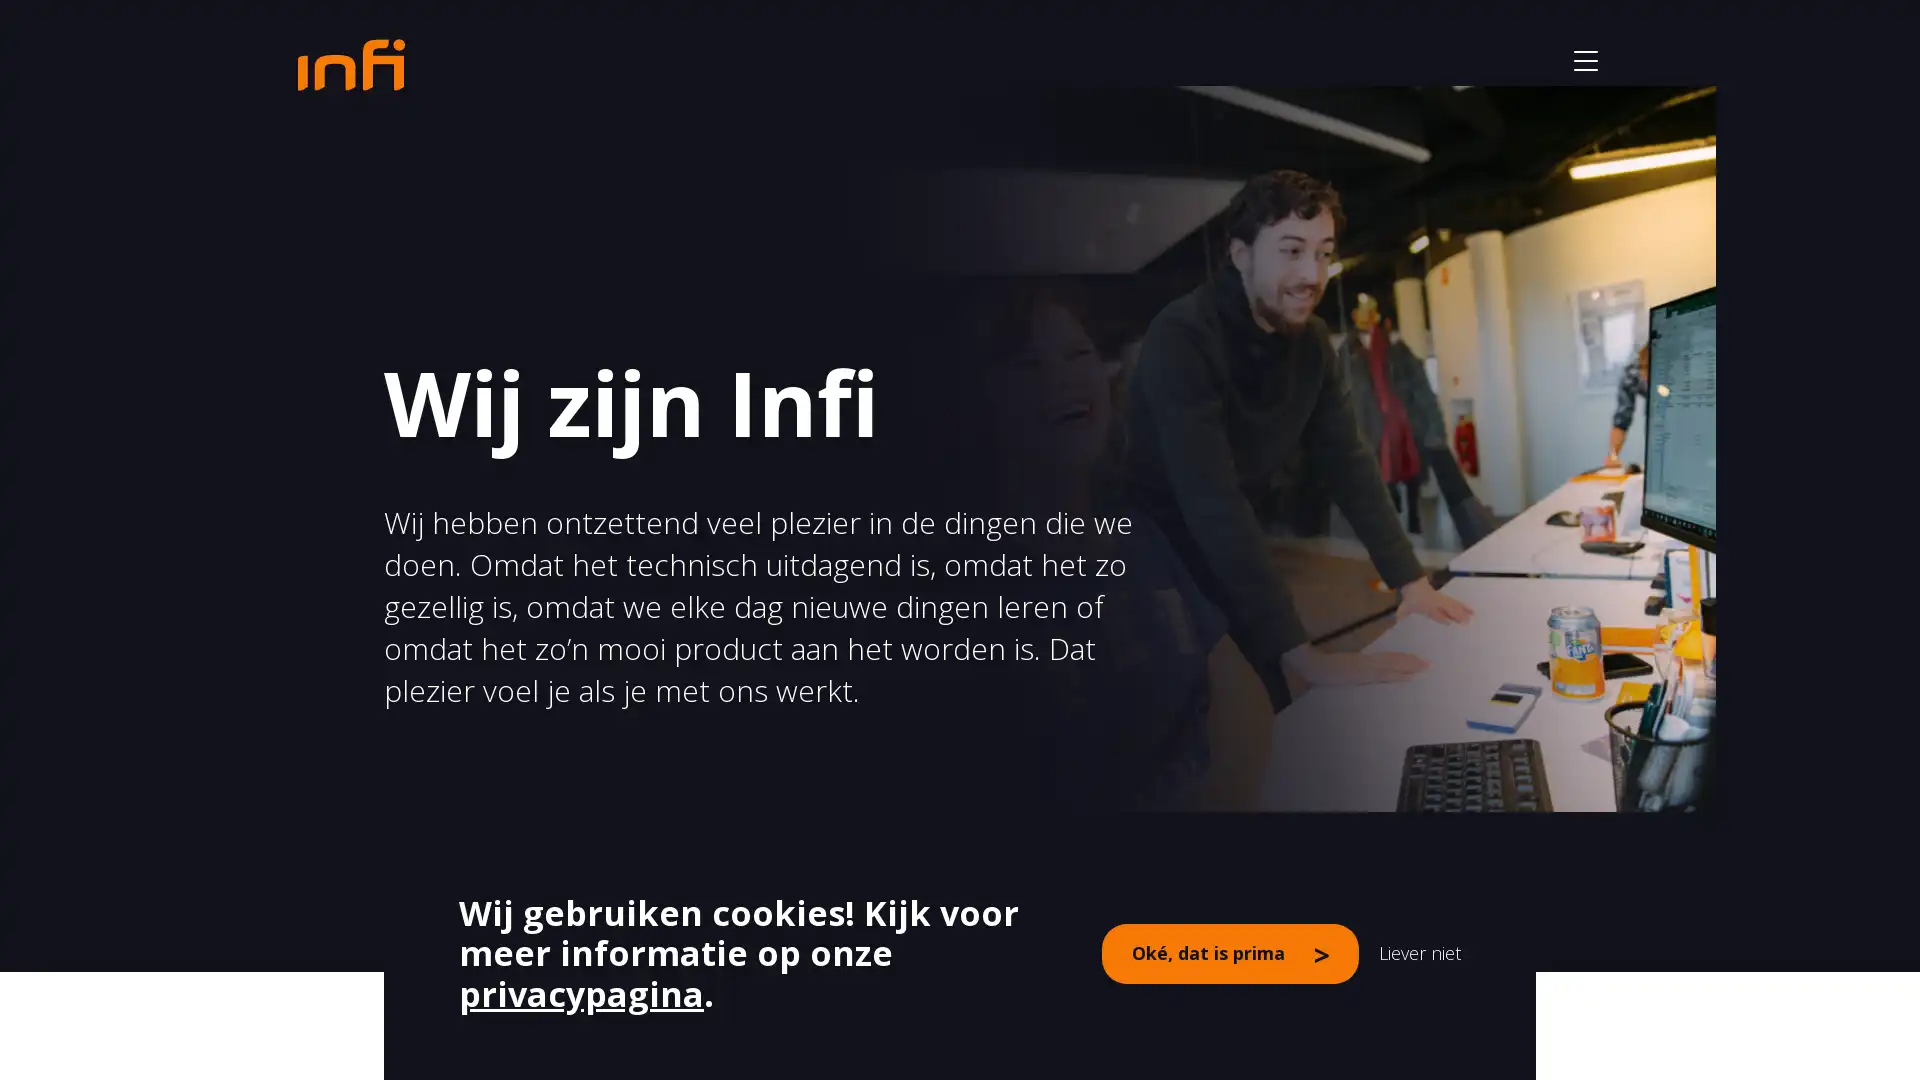 The image size is (1920, 1080). Describe the element at coordinates (1584, 61) in the screenshot. I see `button - open het menu` at that location.